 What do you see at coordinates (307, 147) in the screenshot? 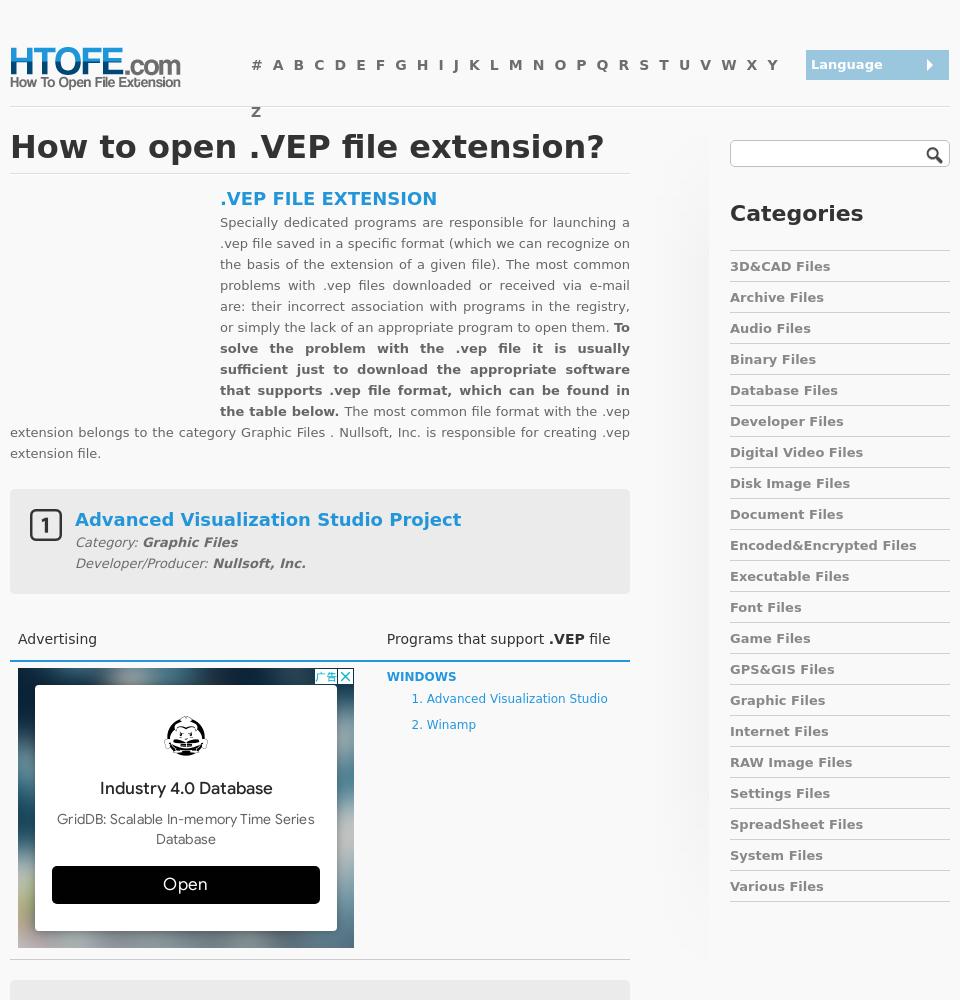
I see `'How to open .VEP file extension?'` at bounding box center [307, 147].